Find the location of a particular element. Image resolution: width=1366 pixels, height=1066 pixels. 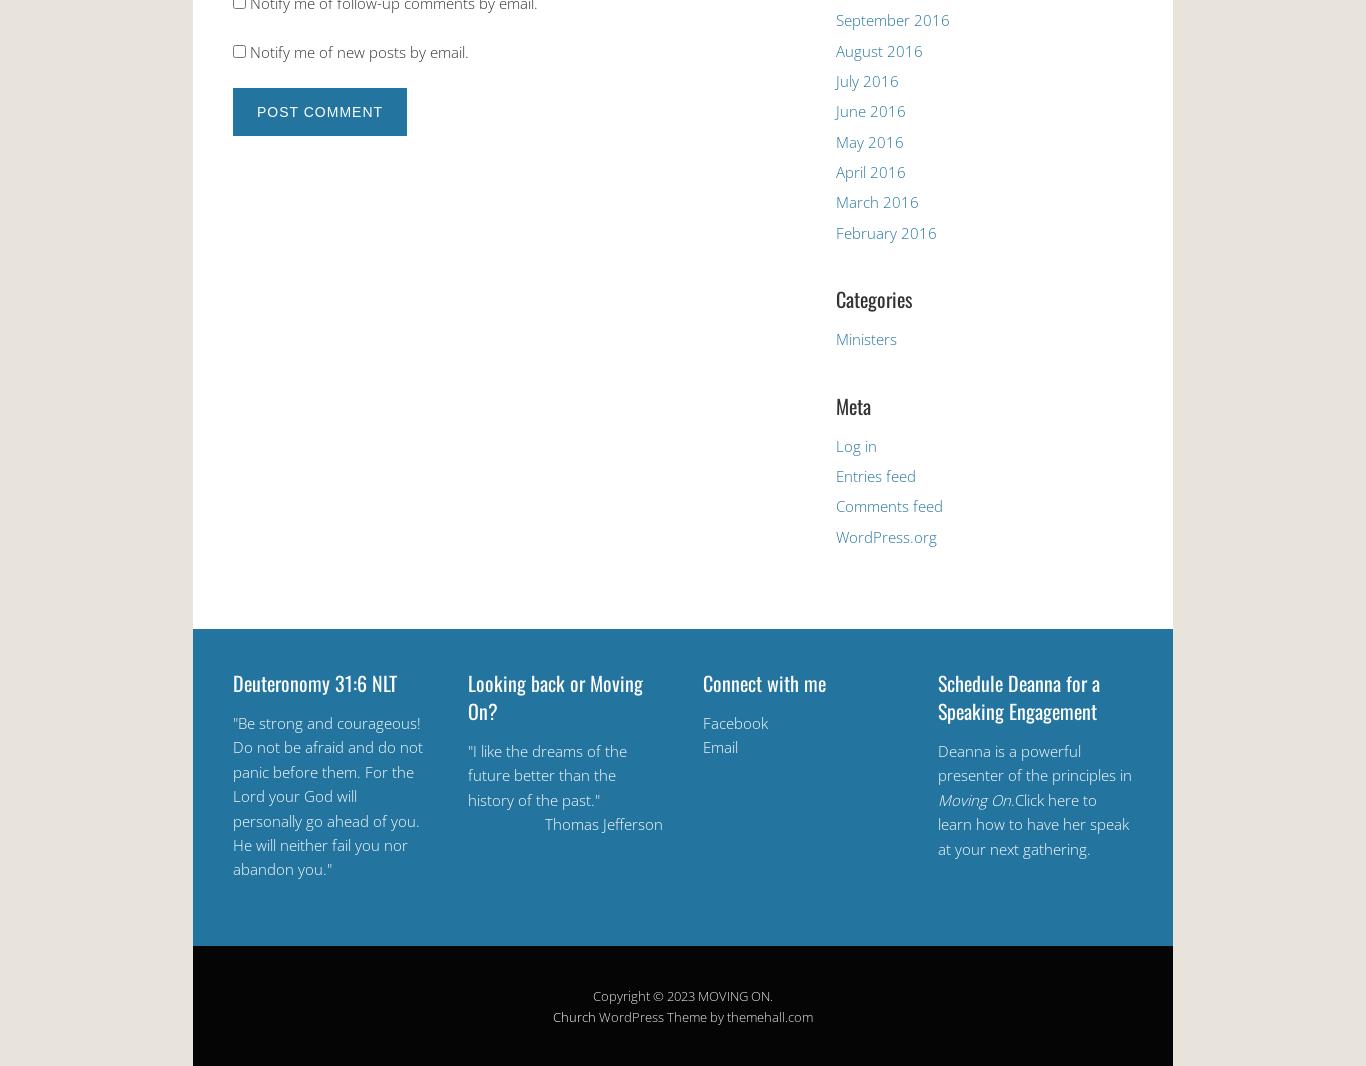

'WordPress Theme by themehall.com' is located at coordinates (704, 1016).